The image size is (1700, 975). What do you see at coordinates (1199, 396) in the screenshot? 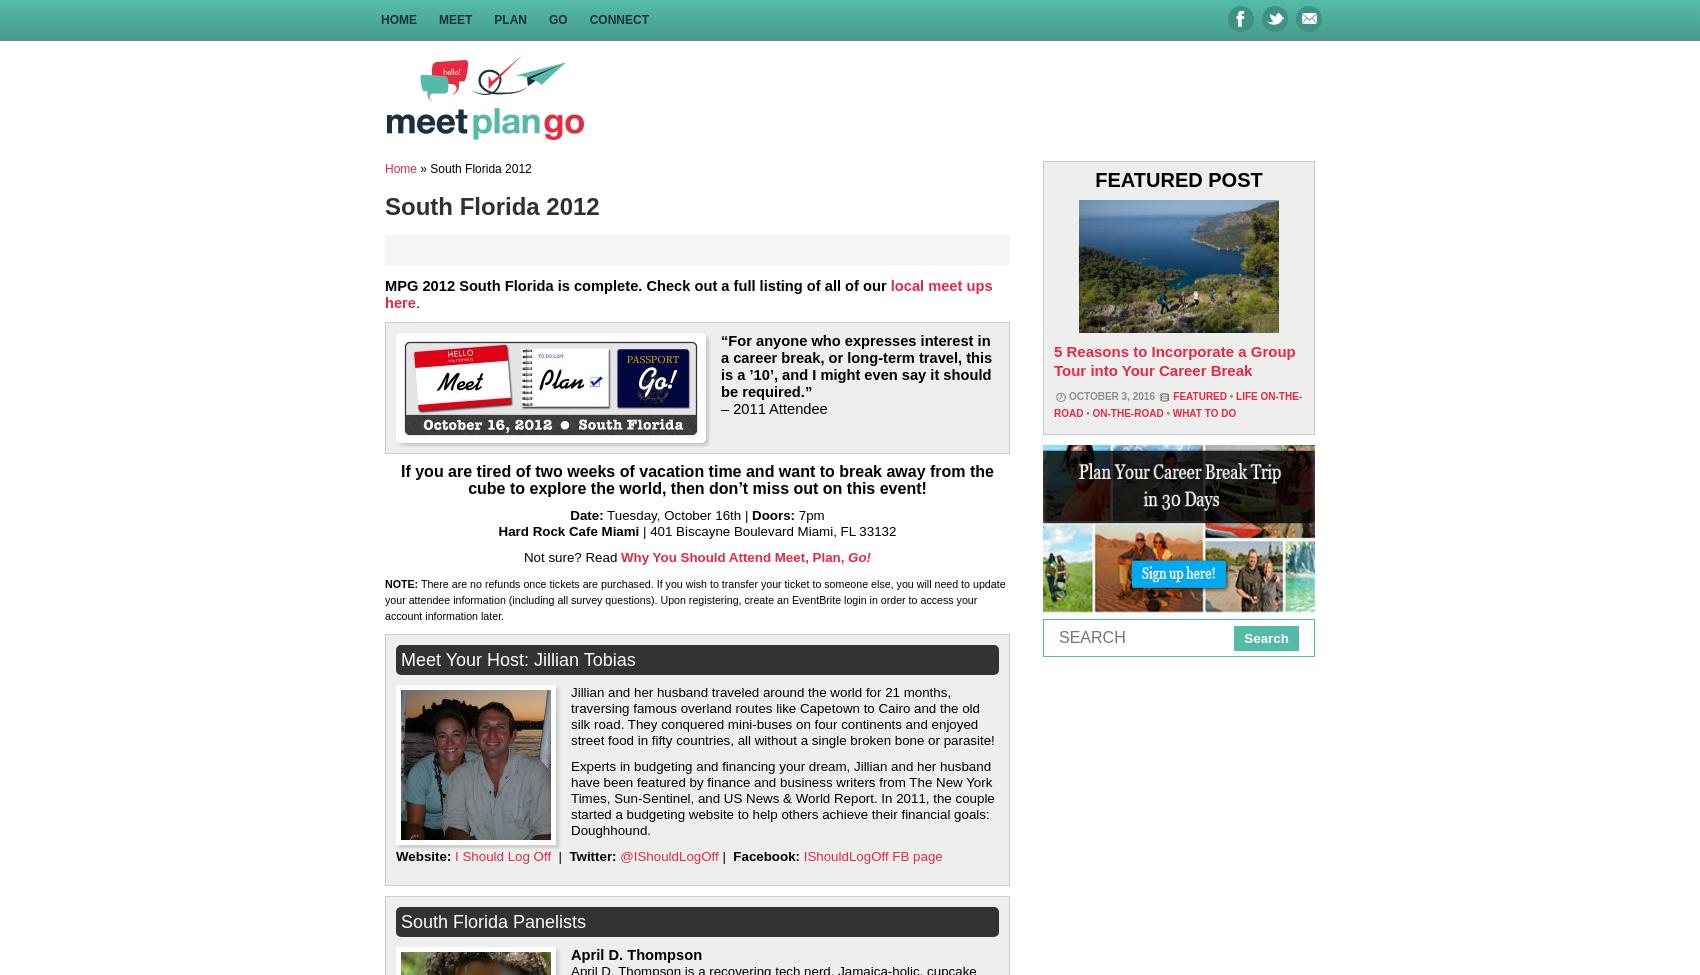
I see `'Featured'` at bounding box center [1199, 396].